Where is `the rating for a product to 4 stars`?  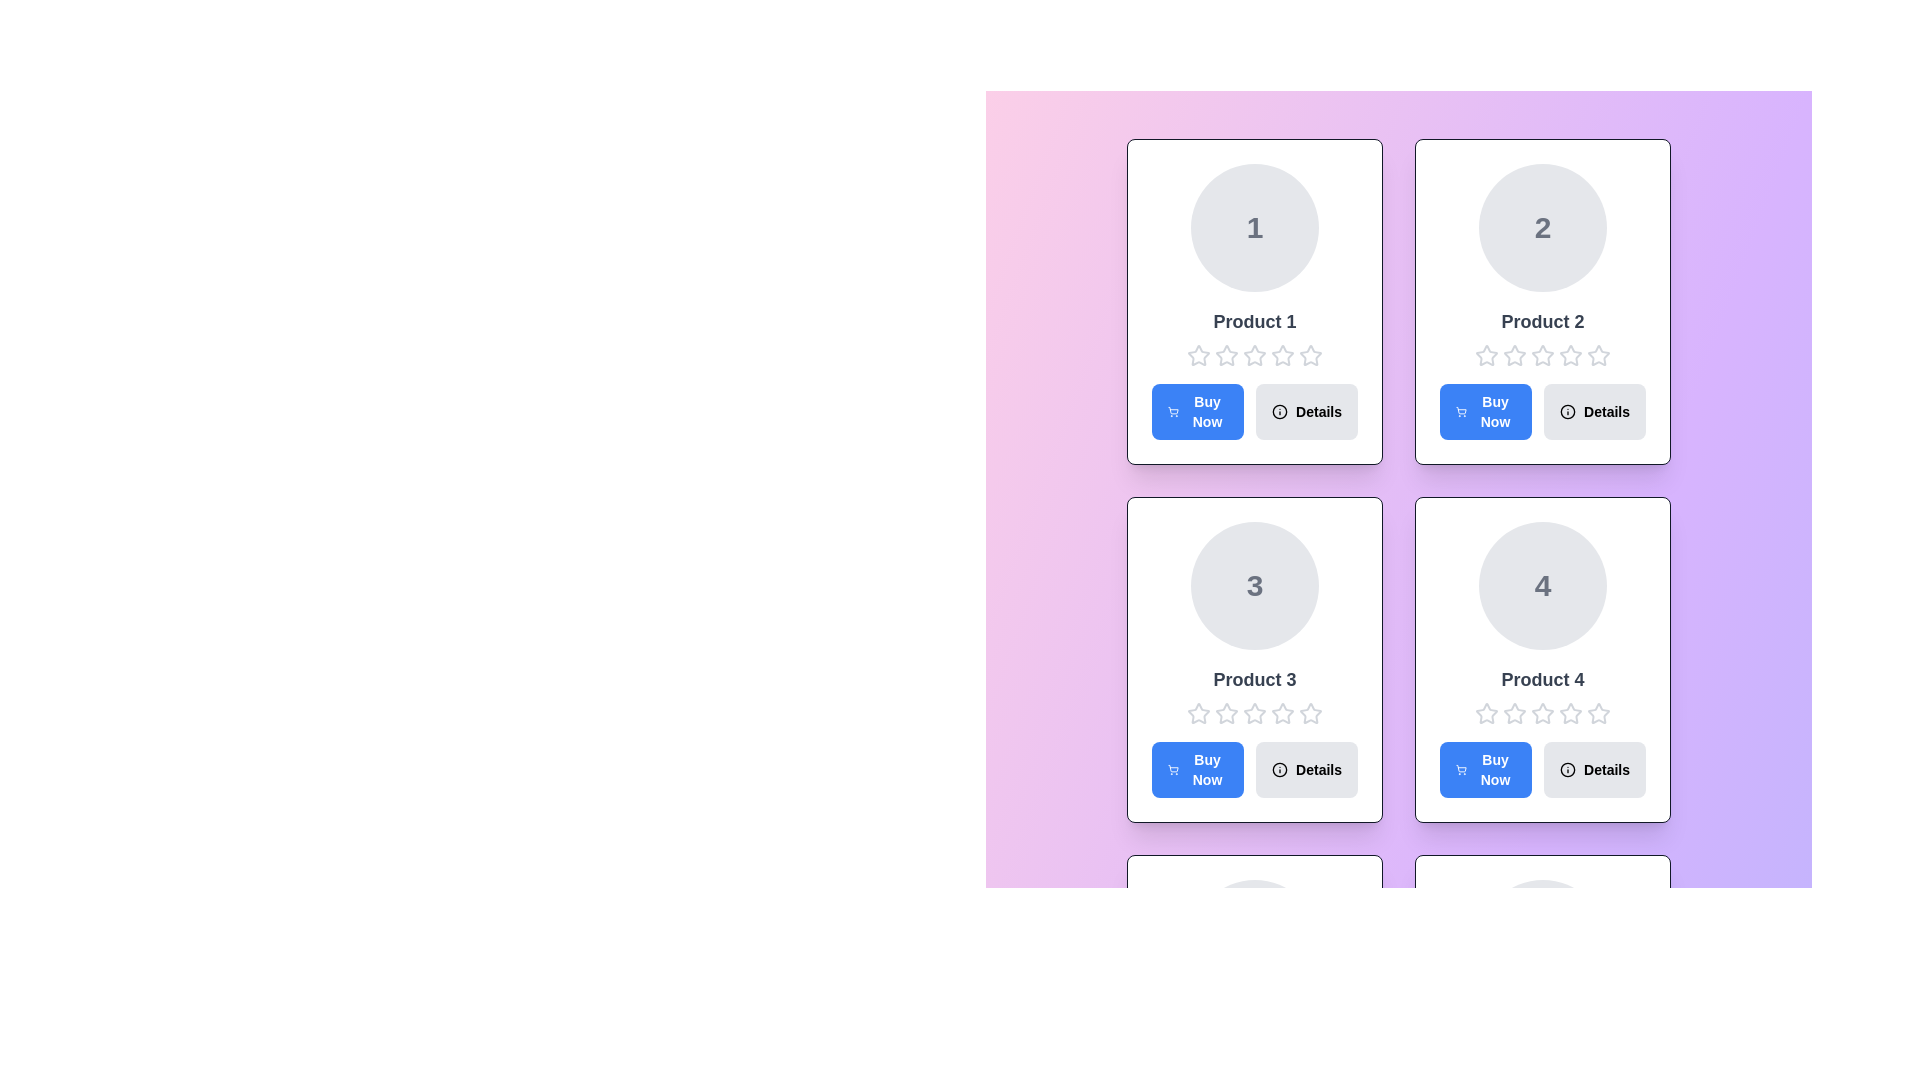
the rating for a product to 4 stars is located at coordinates (1282, 354).